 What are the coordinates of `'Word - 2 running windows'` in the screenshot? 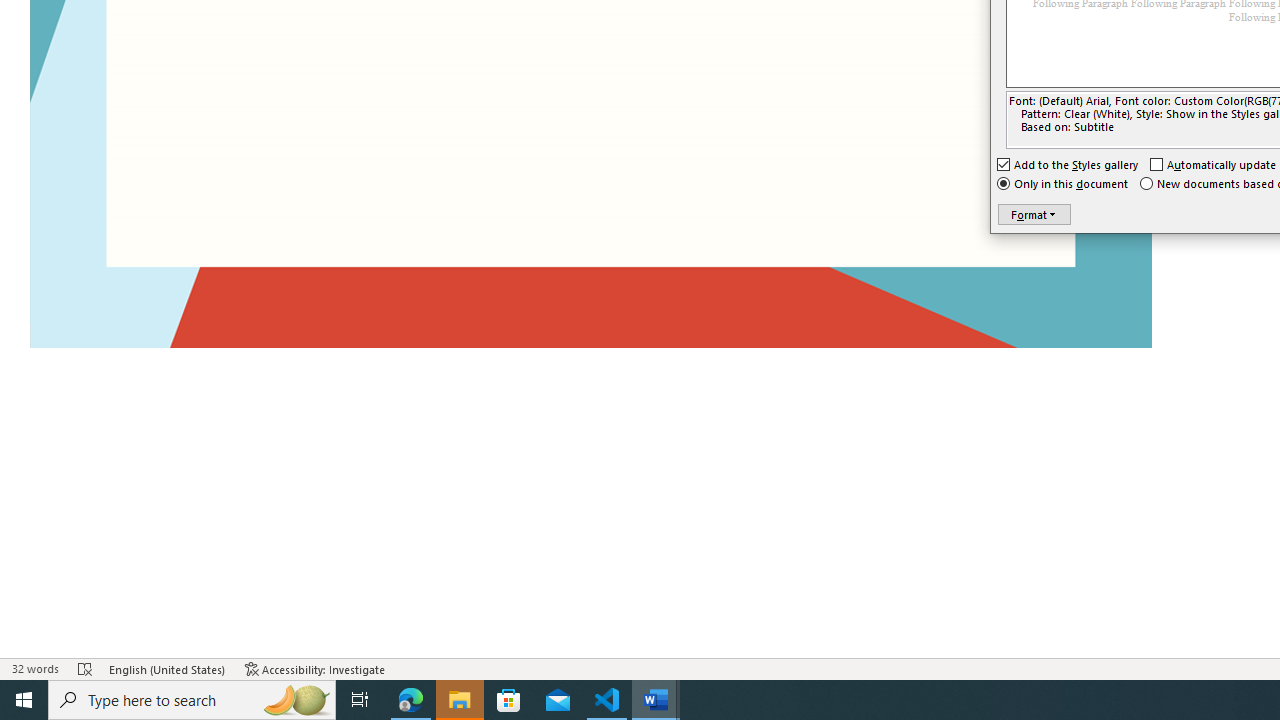 It's located at (656, 698).